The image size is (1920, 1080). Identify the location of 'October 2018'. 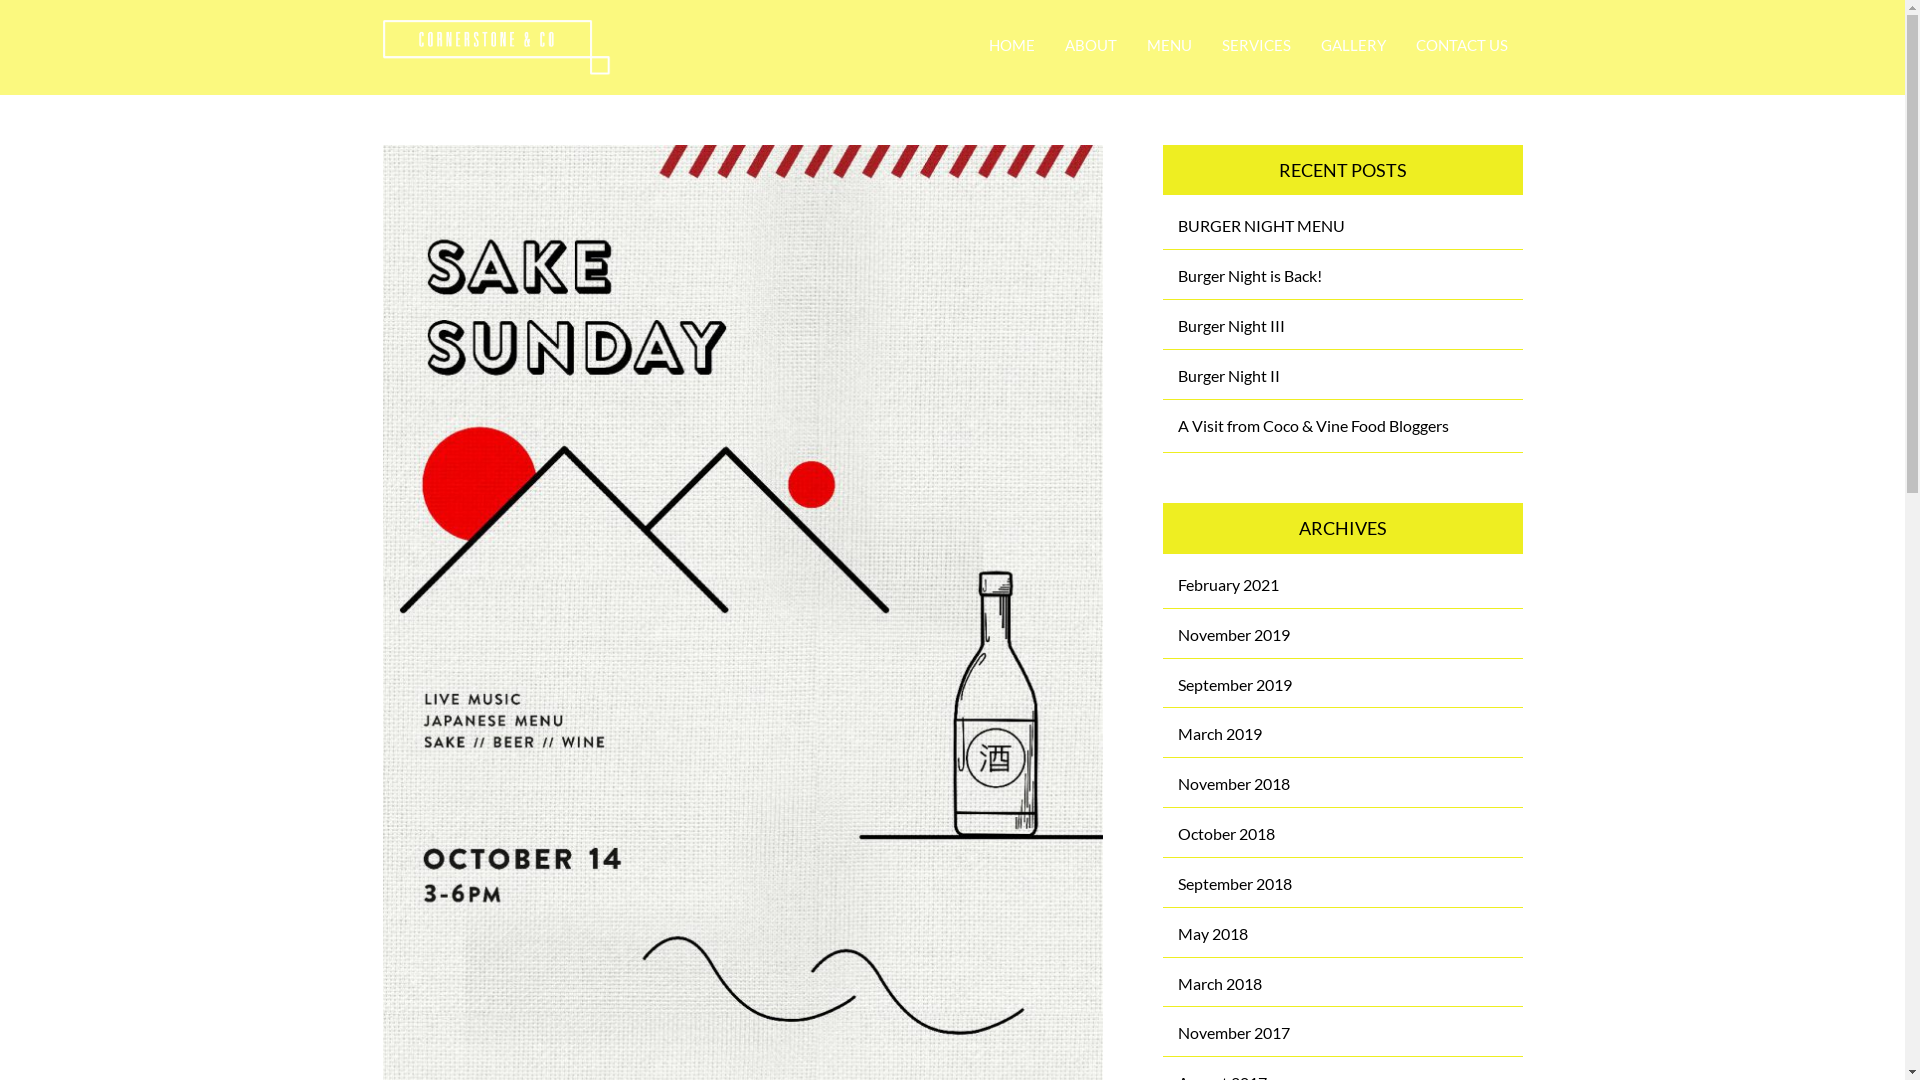
(1225, 833).